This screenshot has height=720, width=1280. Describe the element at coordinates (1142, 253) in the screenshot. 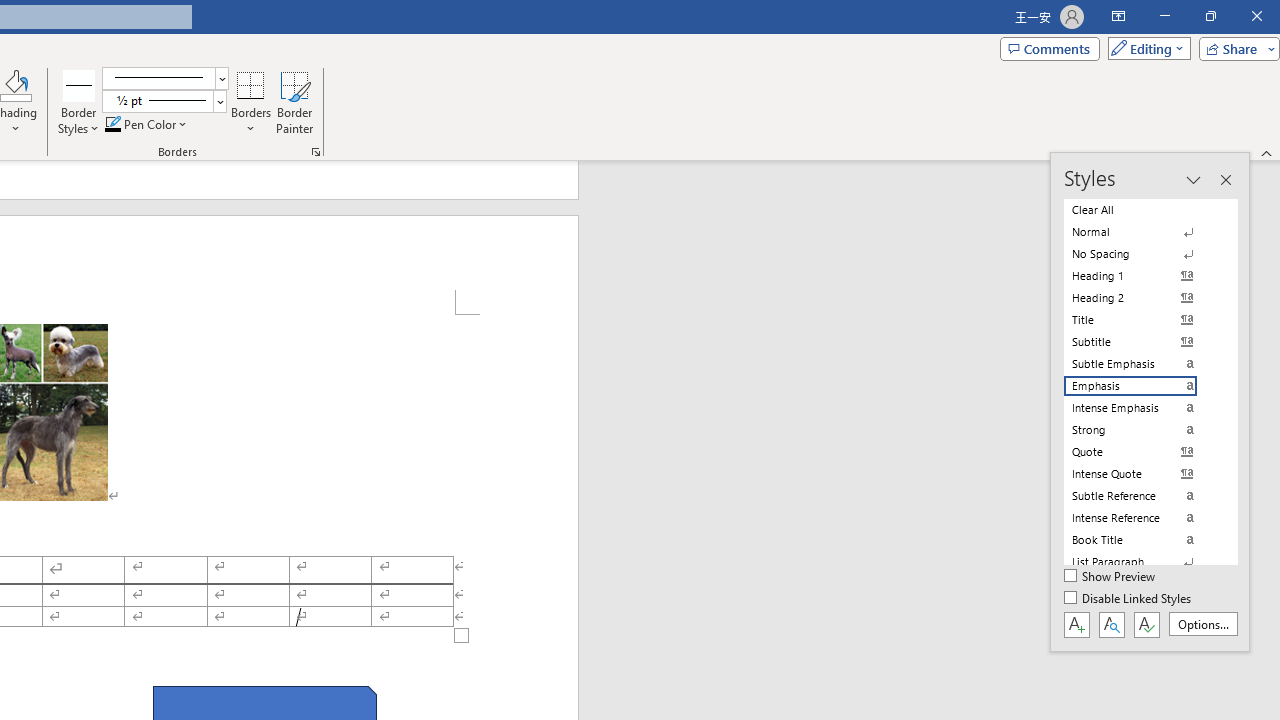

I see `'No Spacing'` at that location.